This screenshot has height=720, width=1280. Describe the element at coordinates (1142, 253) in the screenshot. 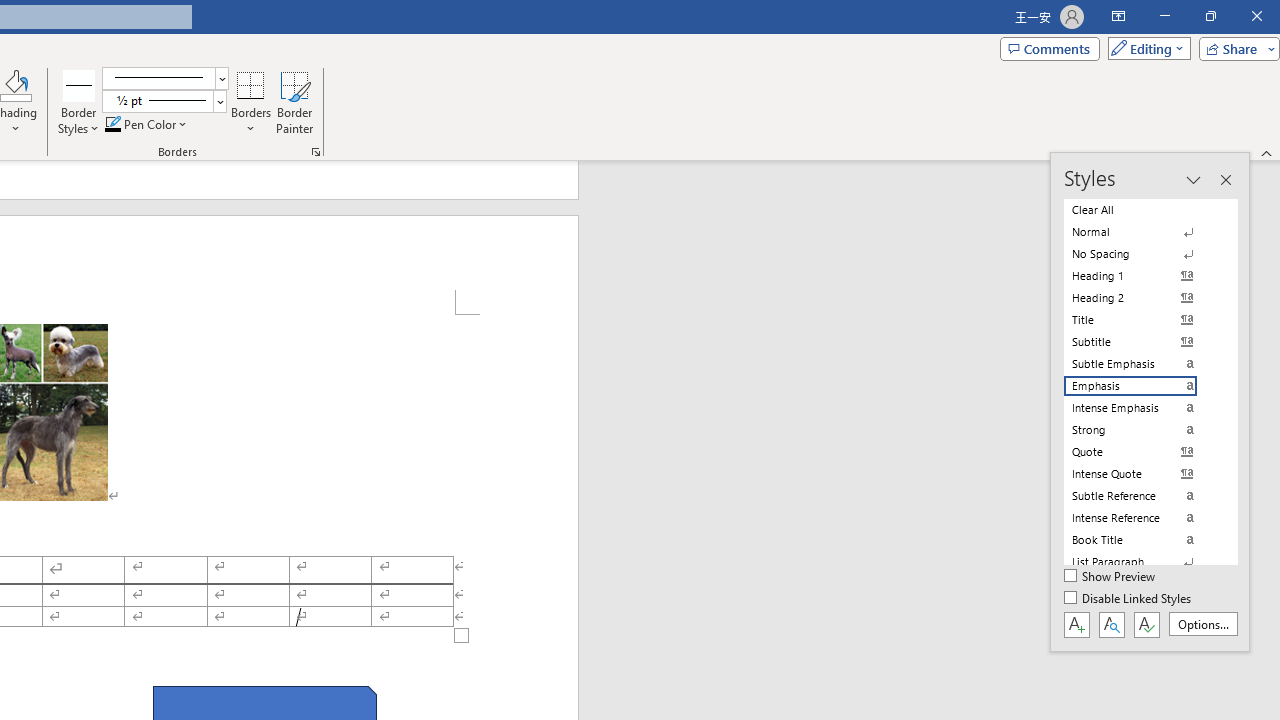

I see `'No Spacing'` at that location.